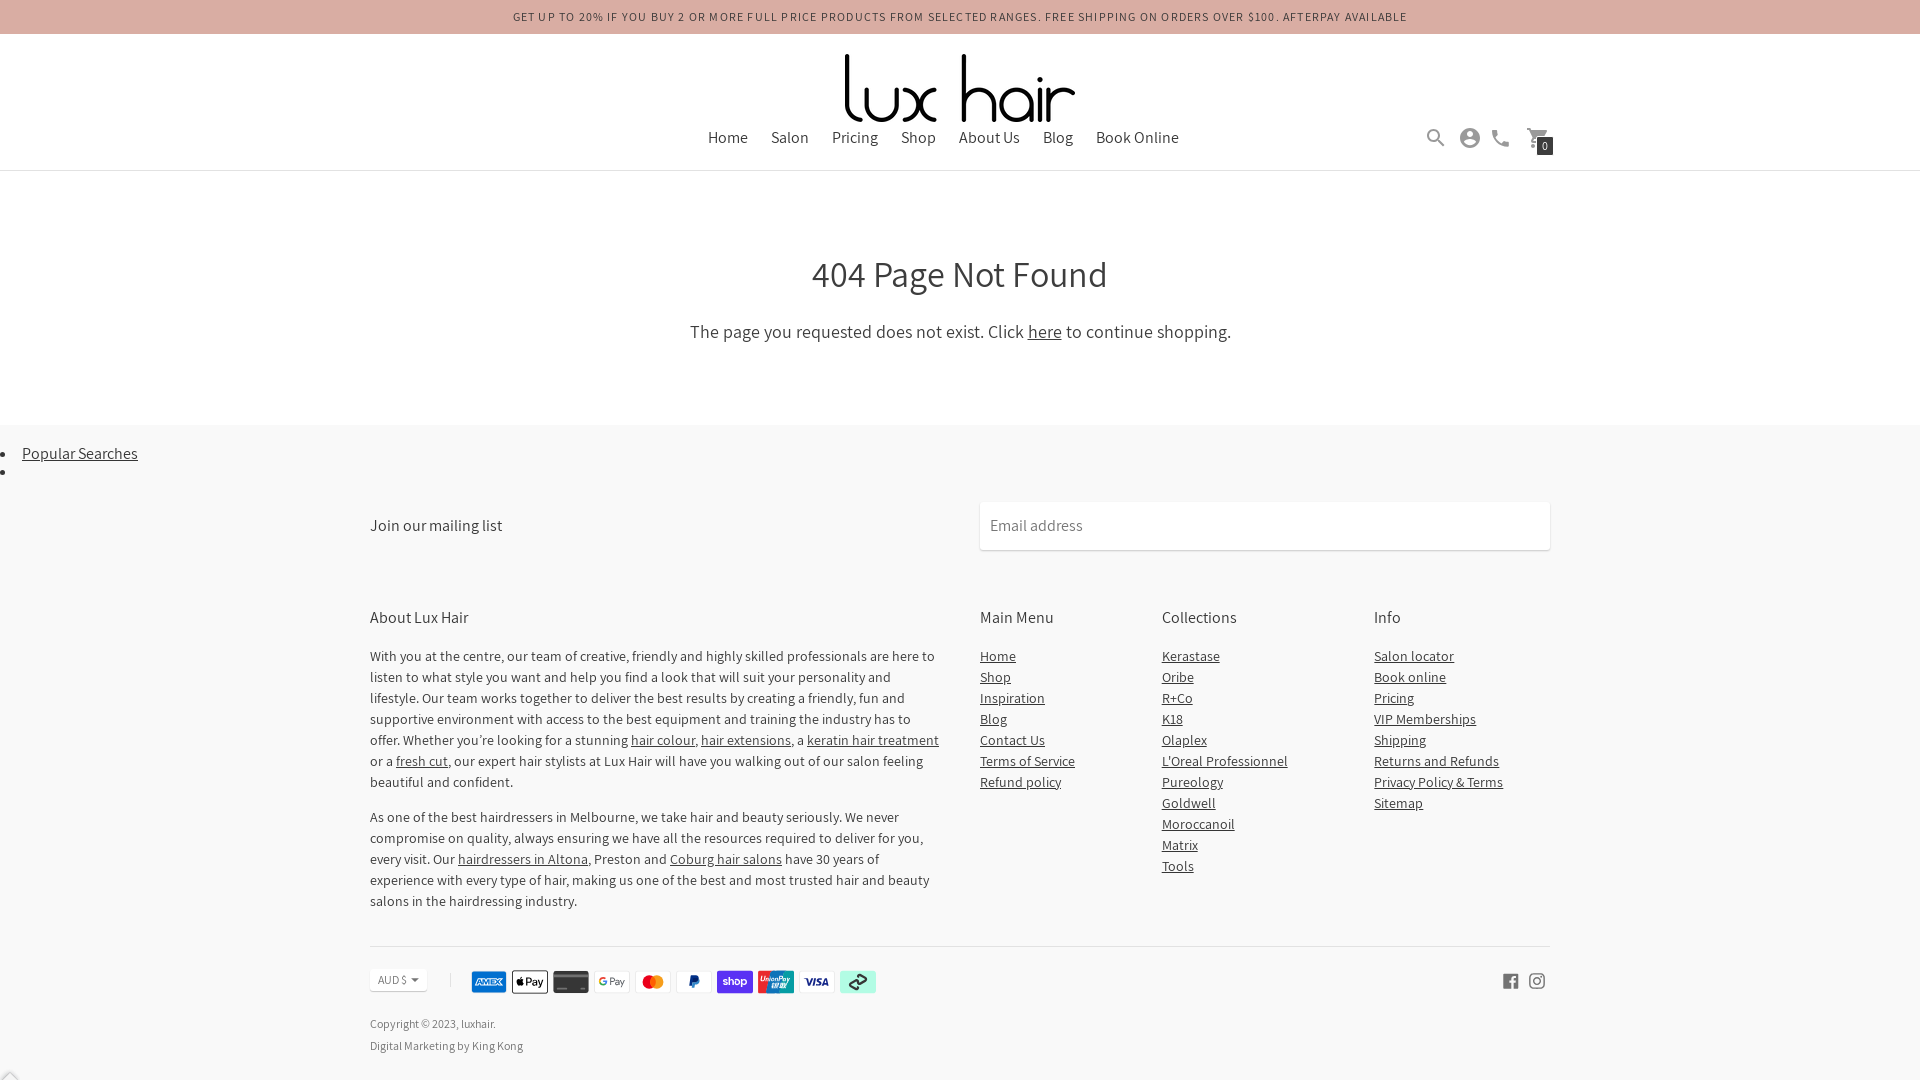 This screenshot has width=1920, height=1080. I want to click on 'hair extensions', so click(744, 740).